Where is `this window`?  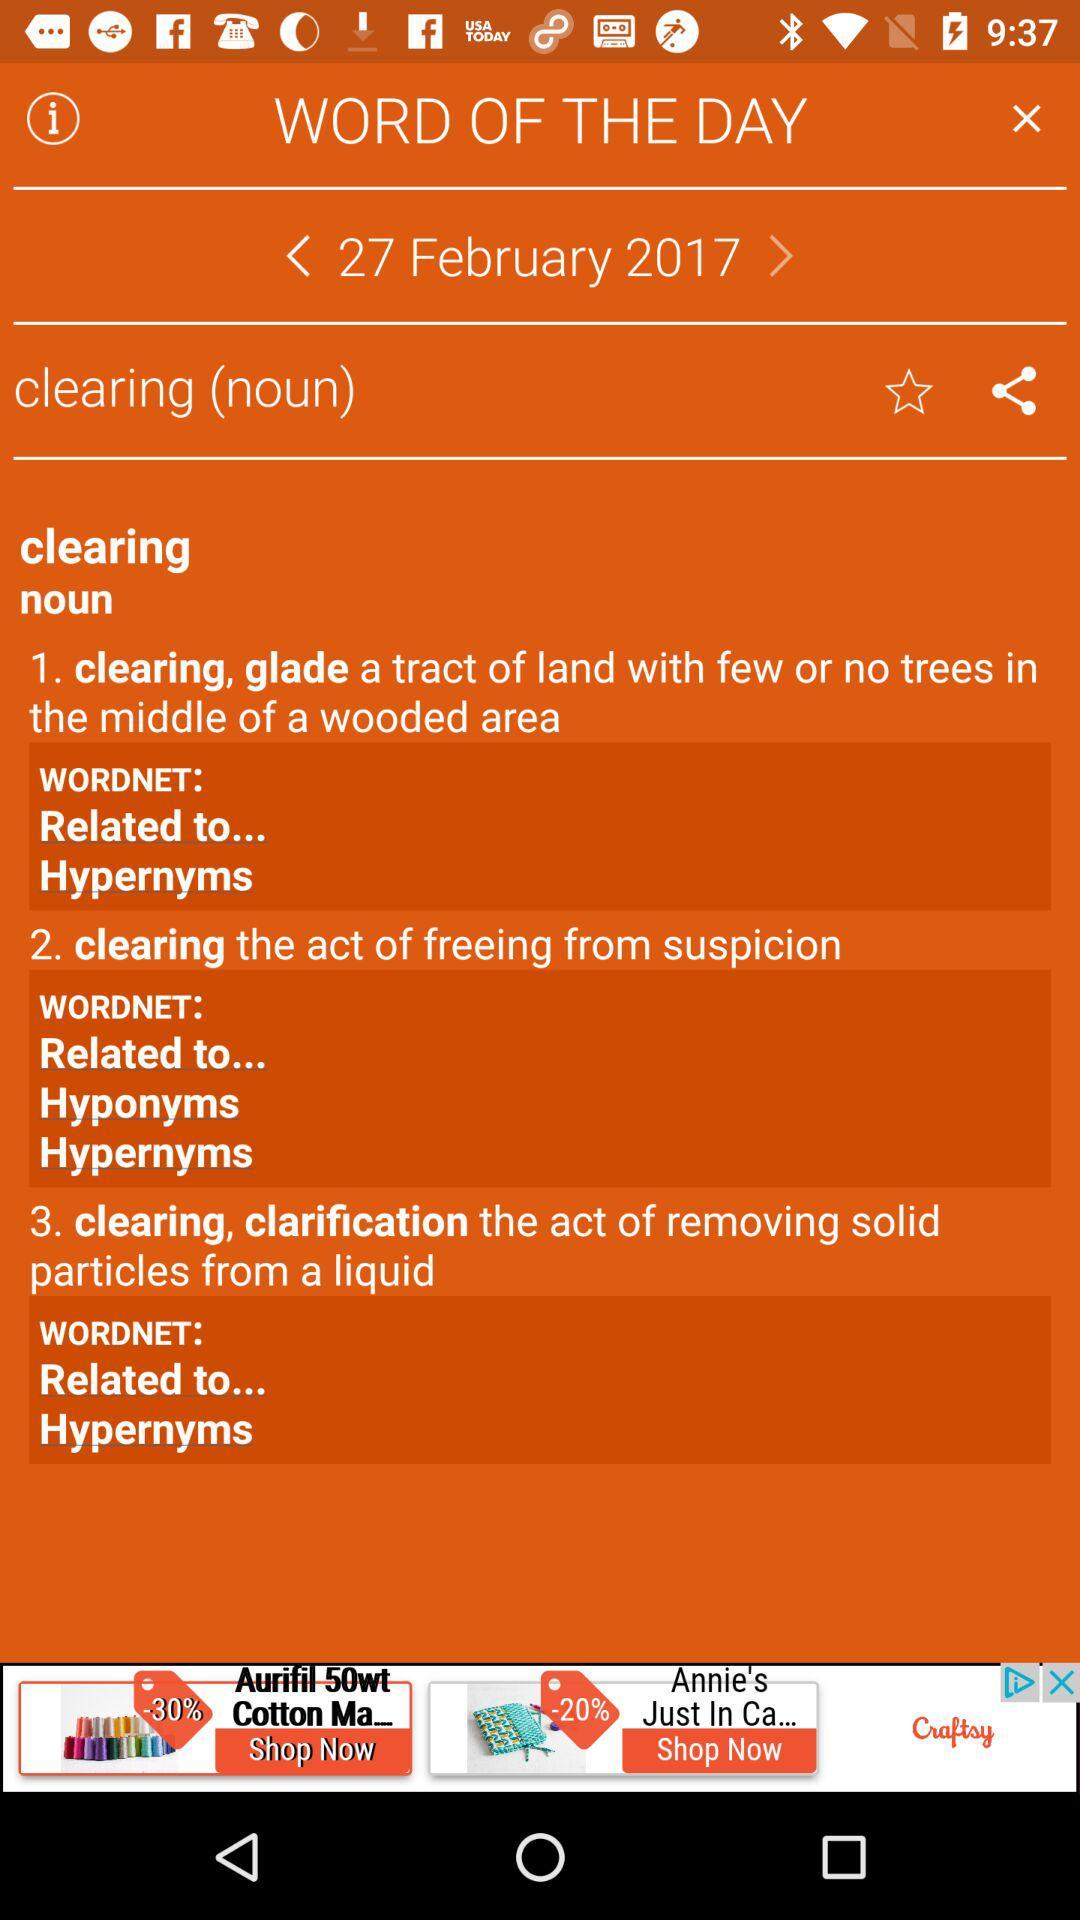
this window is located at coordinates (1026, 117).